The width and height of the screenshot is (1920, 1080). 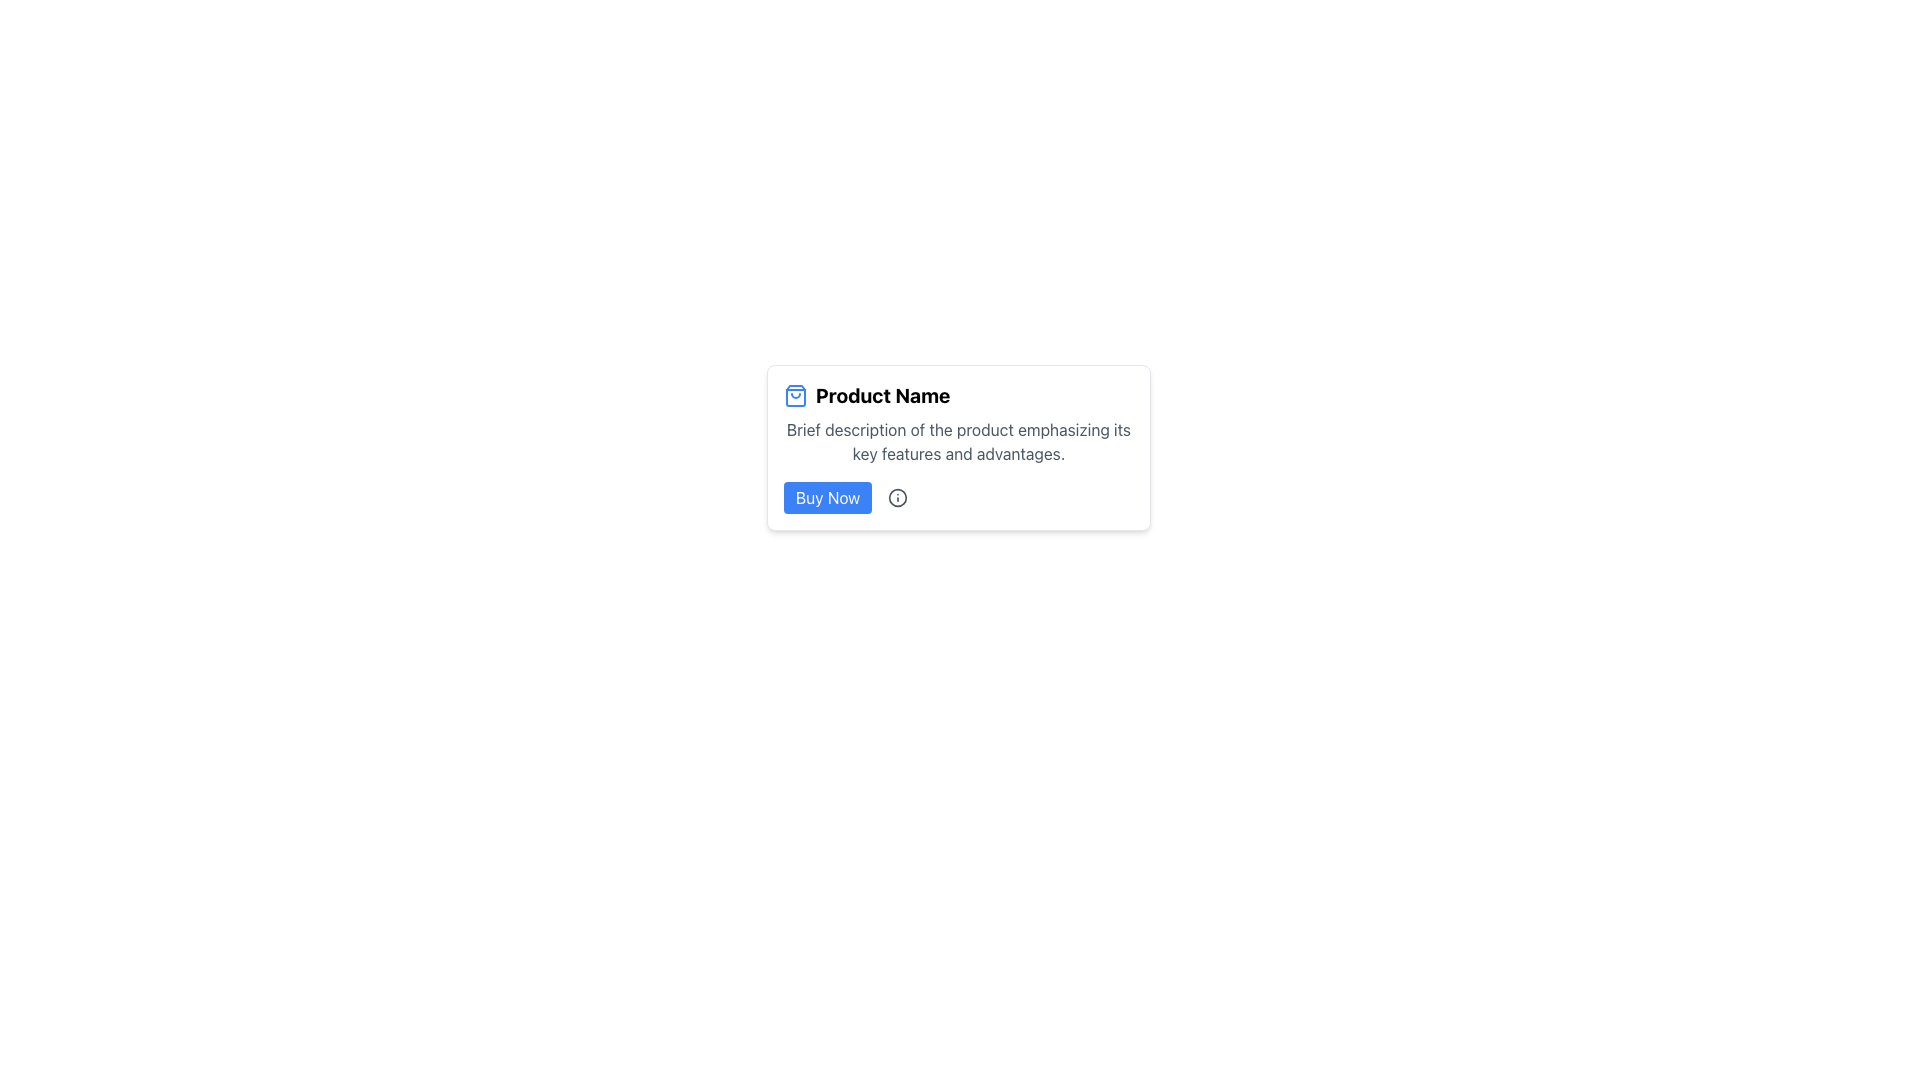 I want to click on the circular SVG element that is part of the information icon located at the bottom-right of the card layout, near the 'Buy Now' button, so click(x=897, y=496).